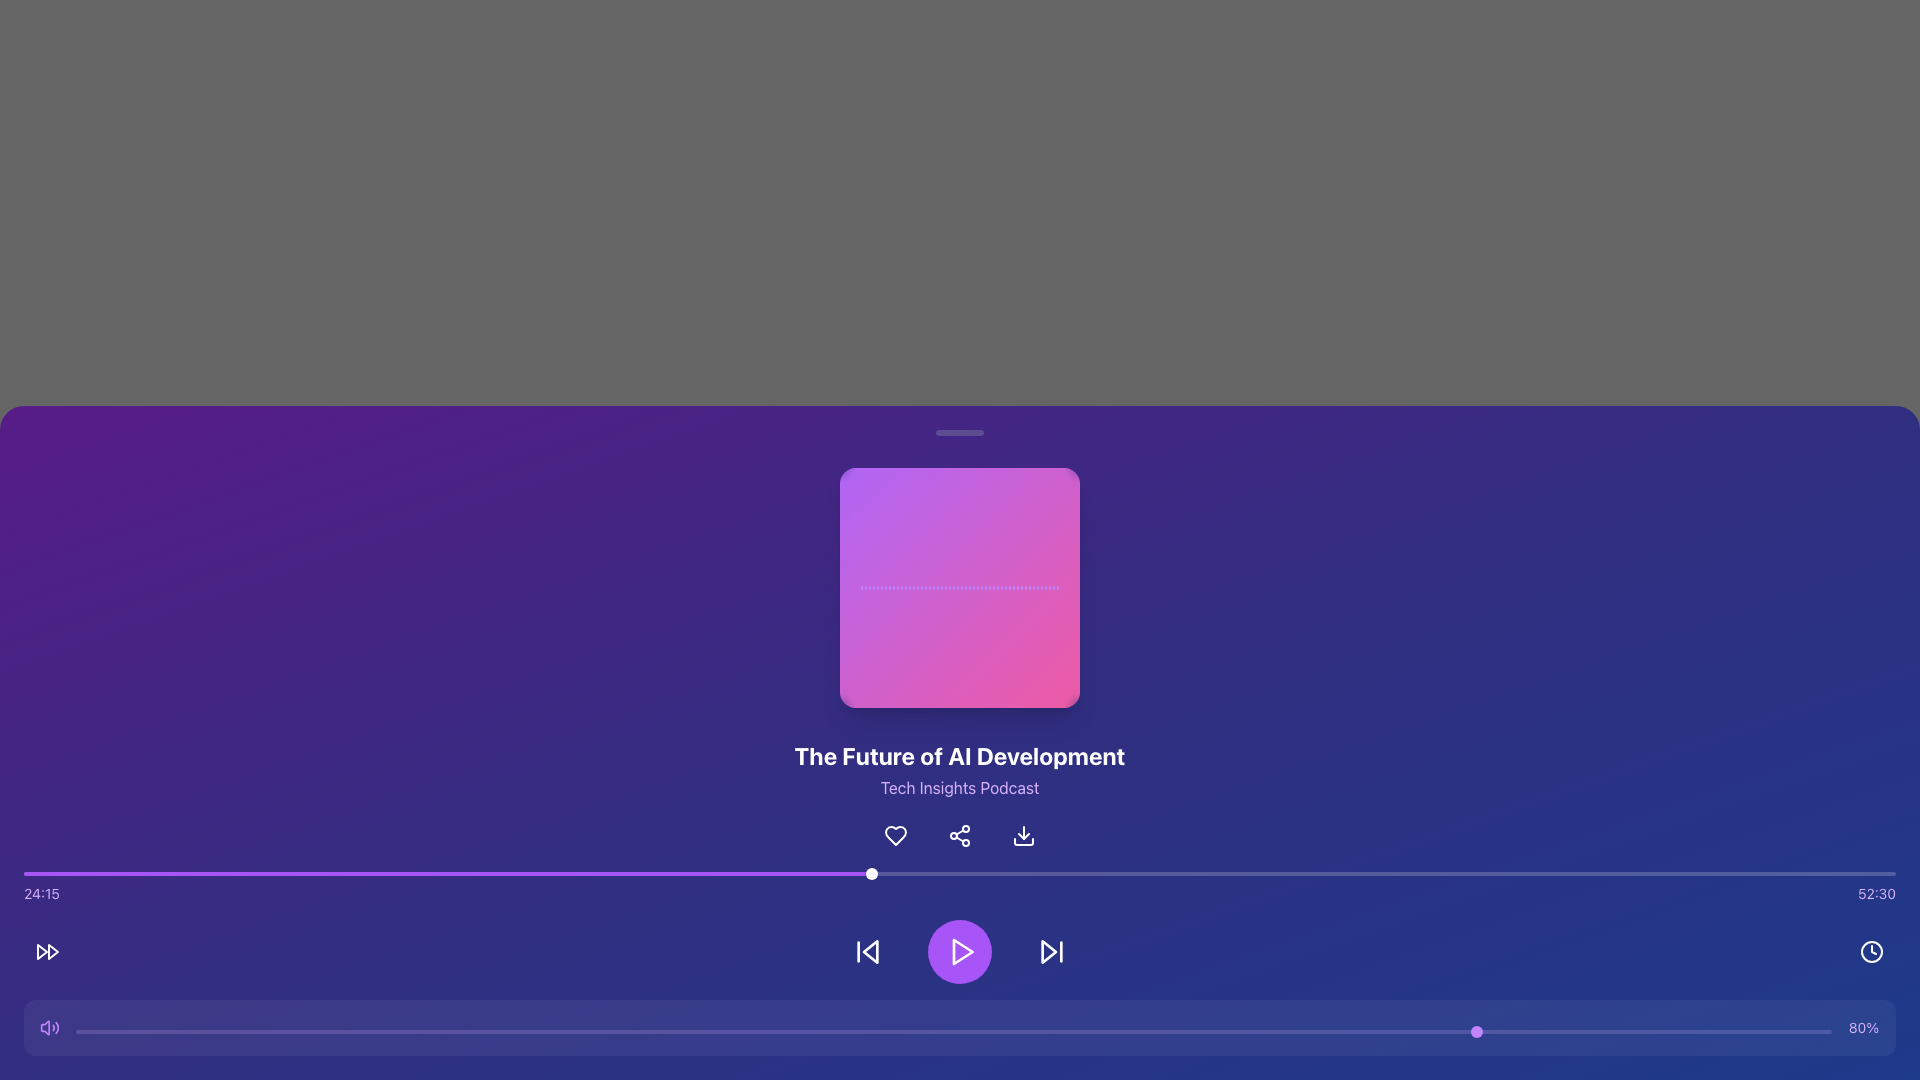  I want to click on the slider position, so click(1340, 1032).